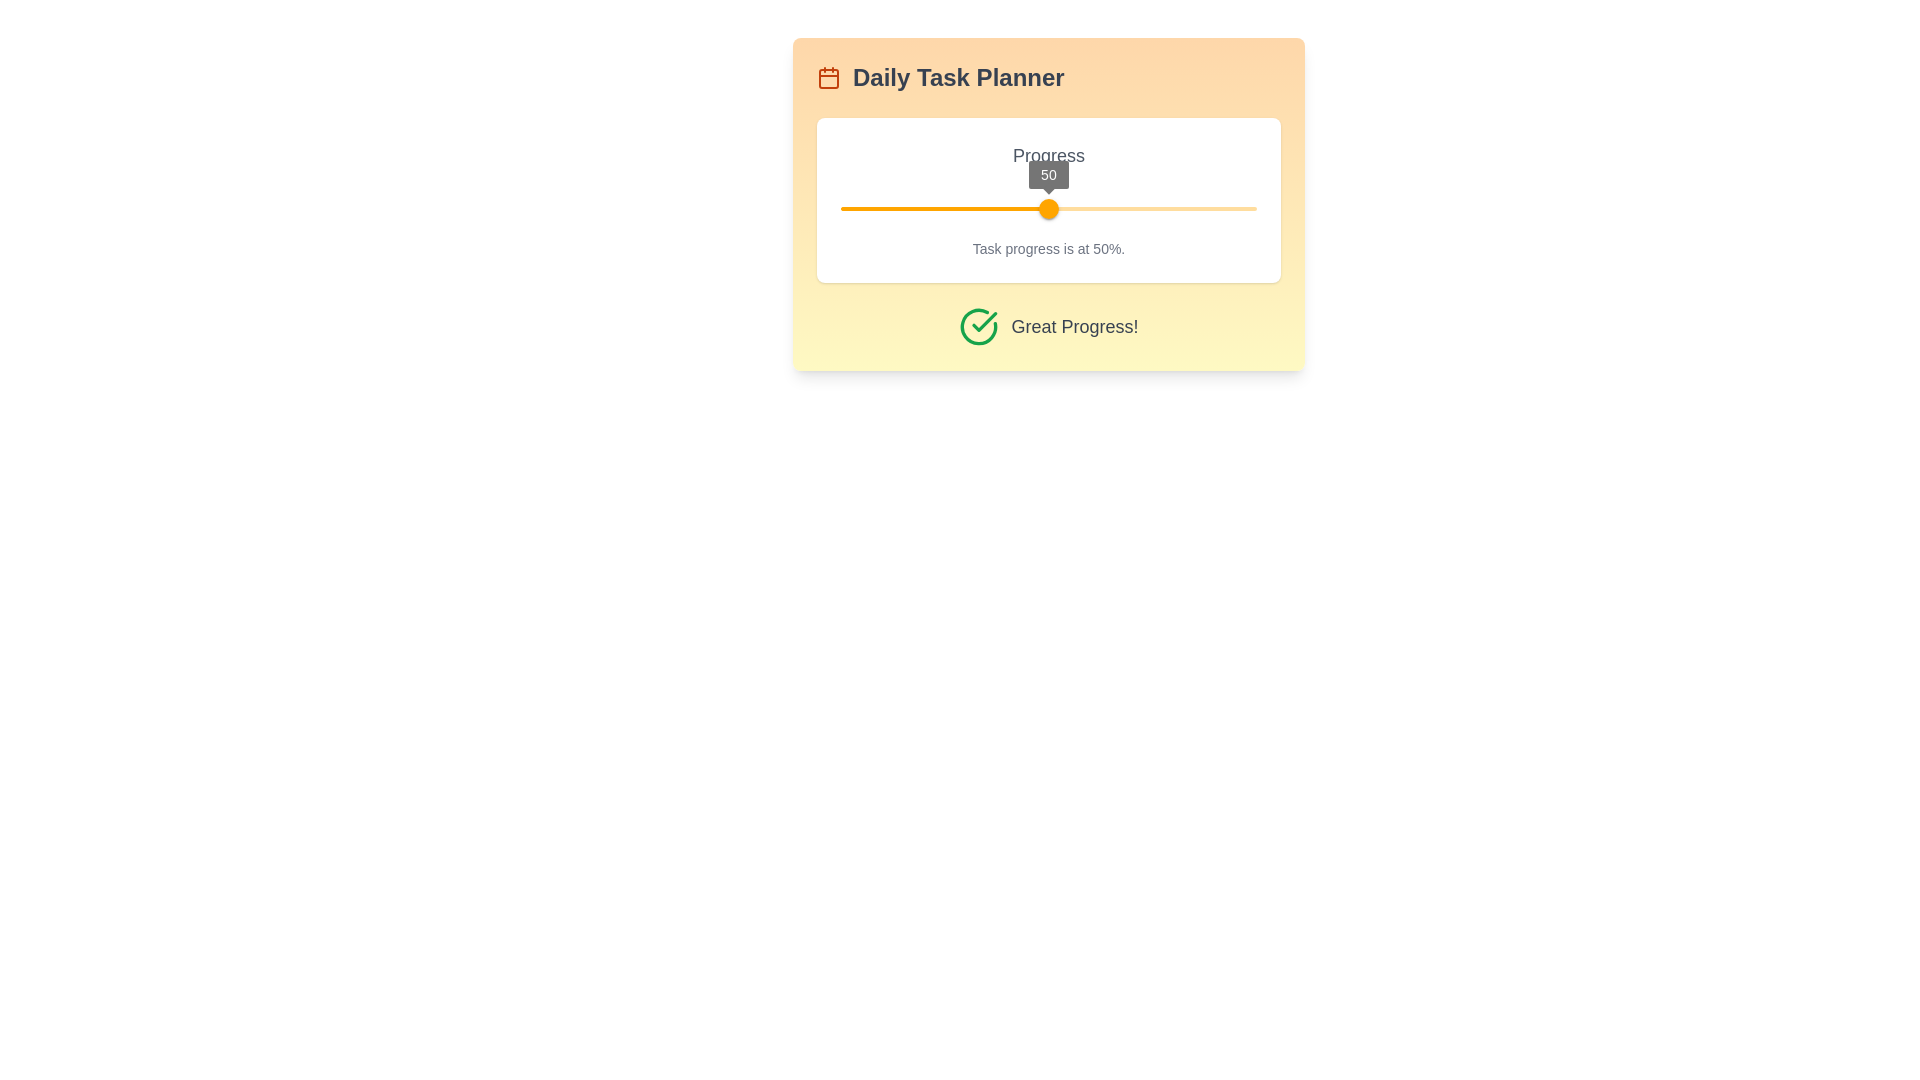 This screenshot has width=1920, height=1080. What do you see at coordinates (1114, 208) in the screenshot?
I see `the progress value` at bounding box center [1114, 208].